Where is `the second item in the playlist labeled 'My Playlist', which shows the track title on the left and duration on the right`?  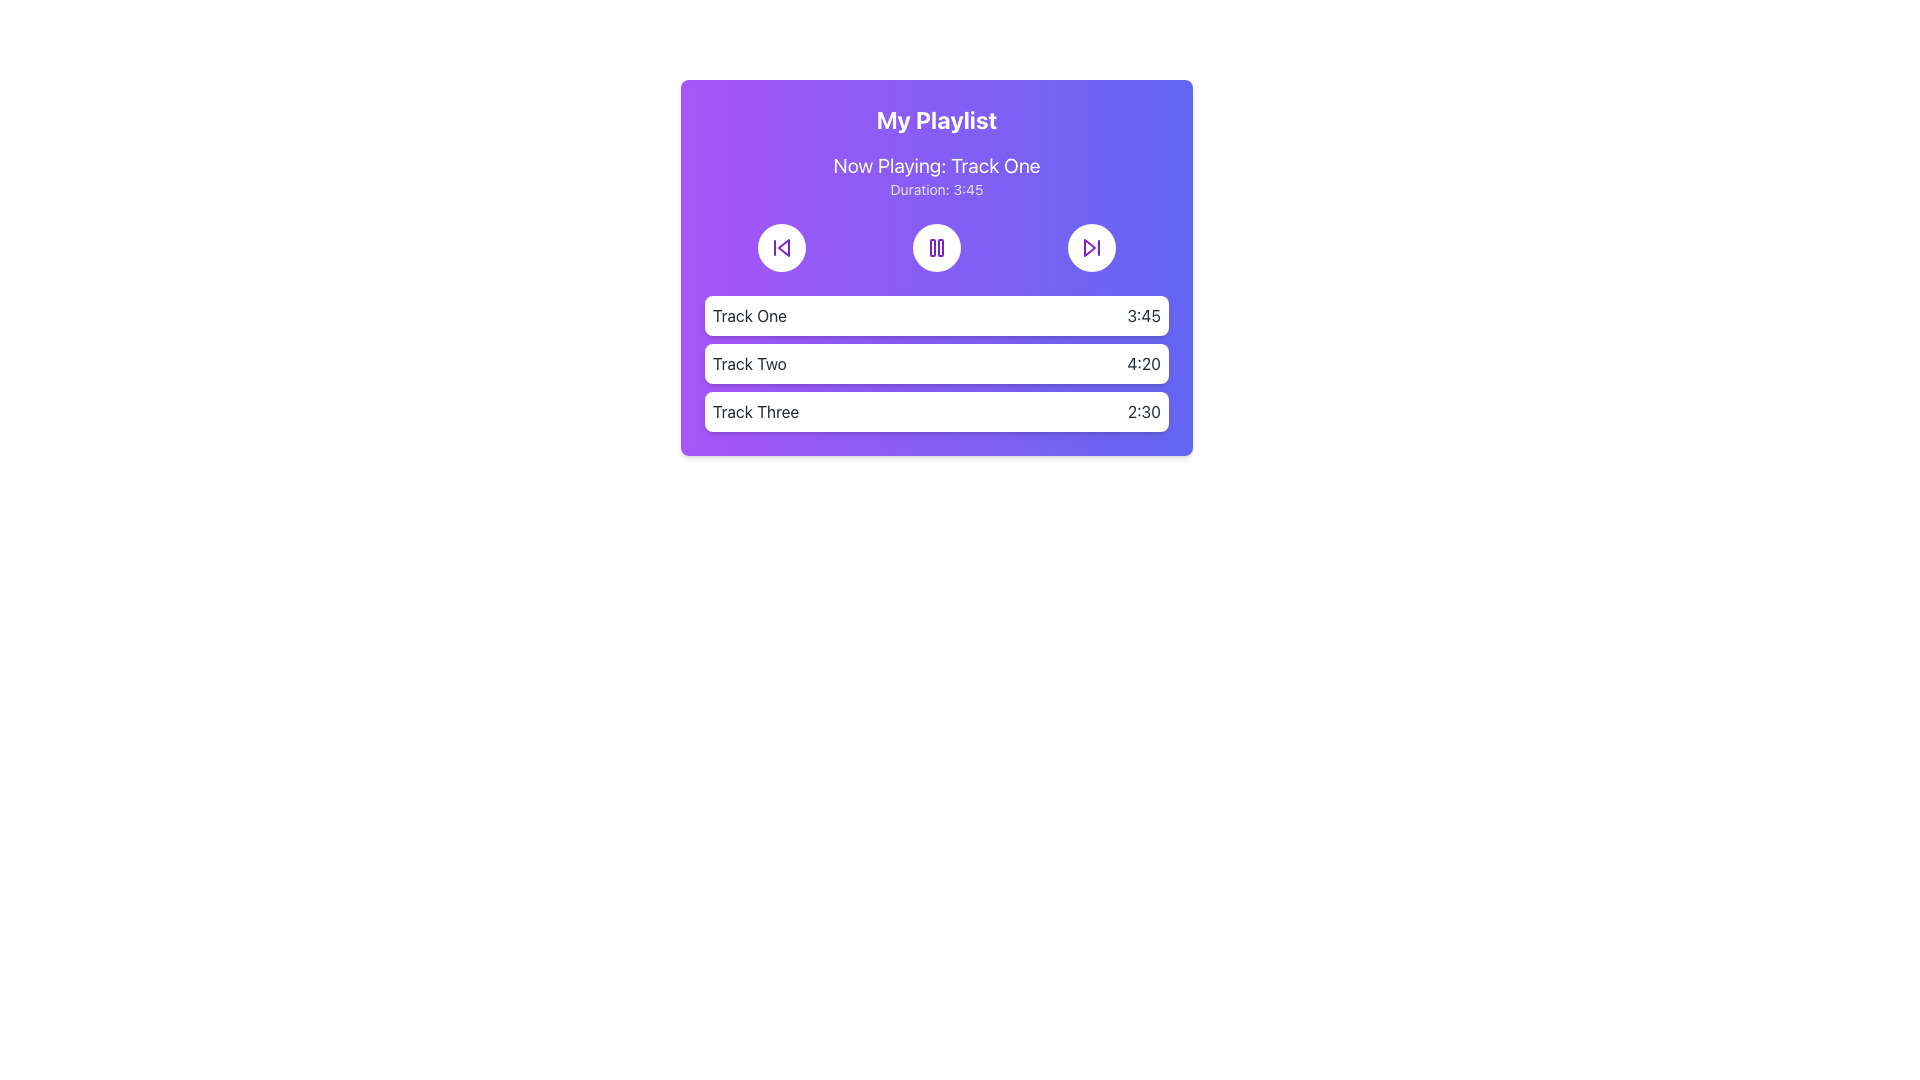
the second item in the playlist labeled 'My Playlist', which shows the track title on the left and duration on the right is located at coordinates (935, 363).